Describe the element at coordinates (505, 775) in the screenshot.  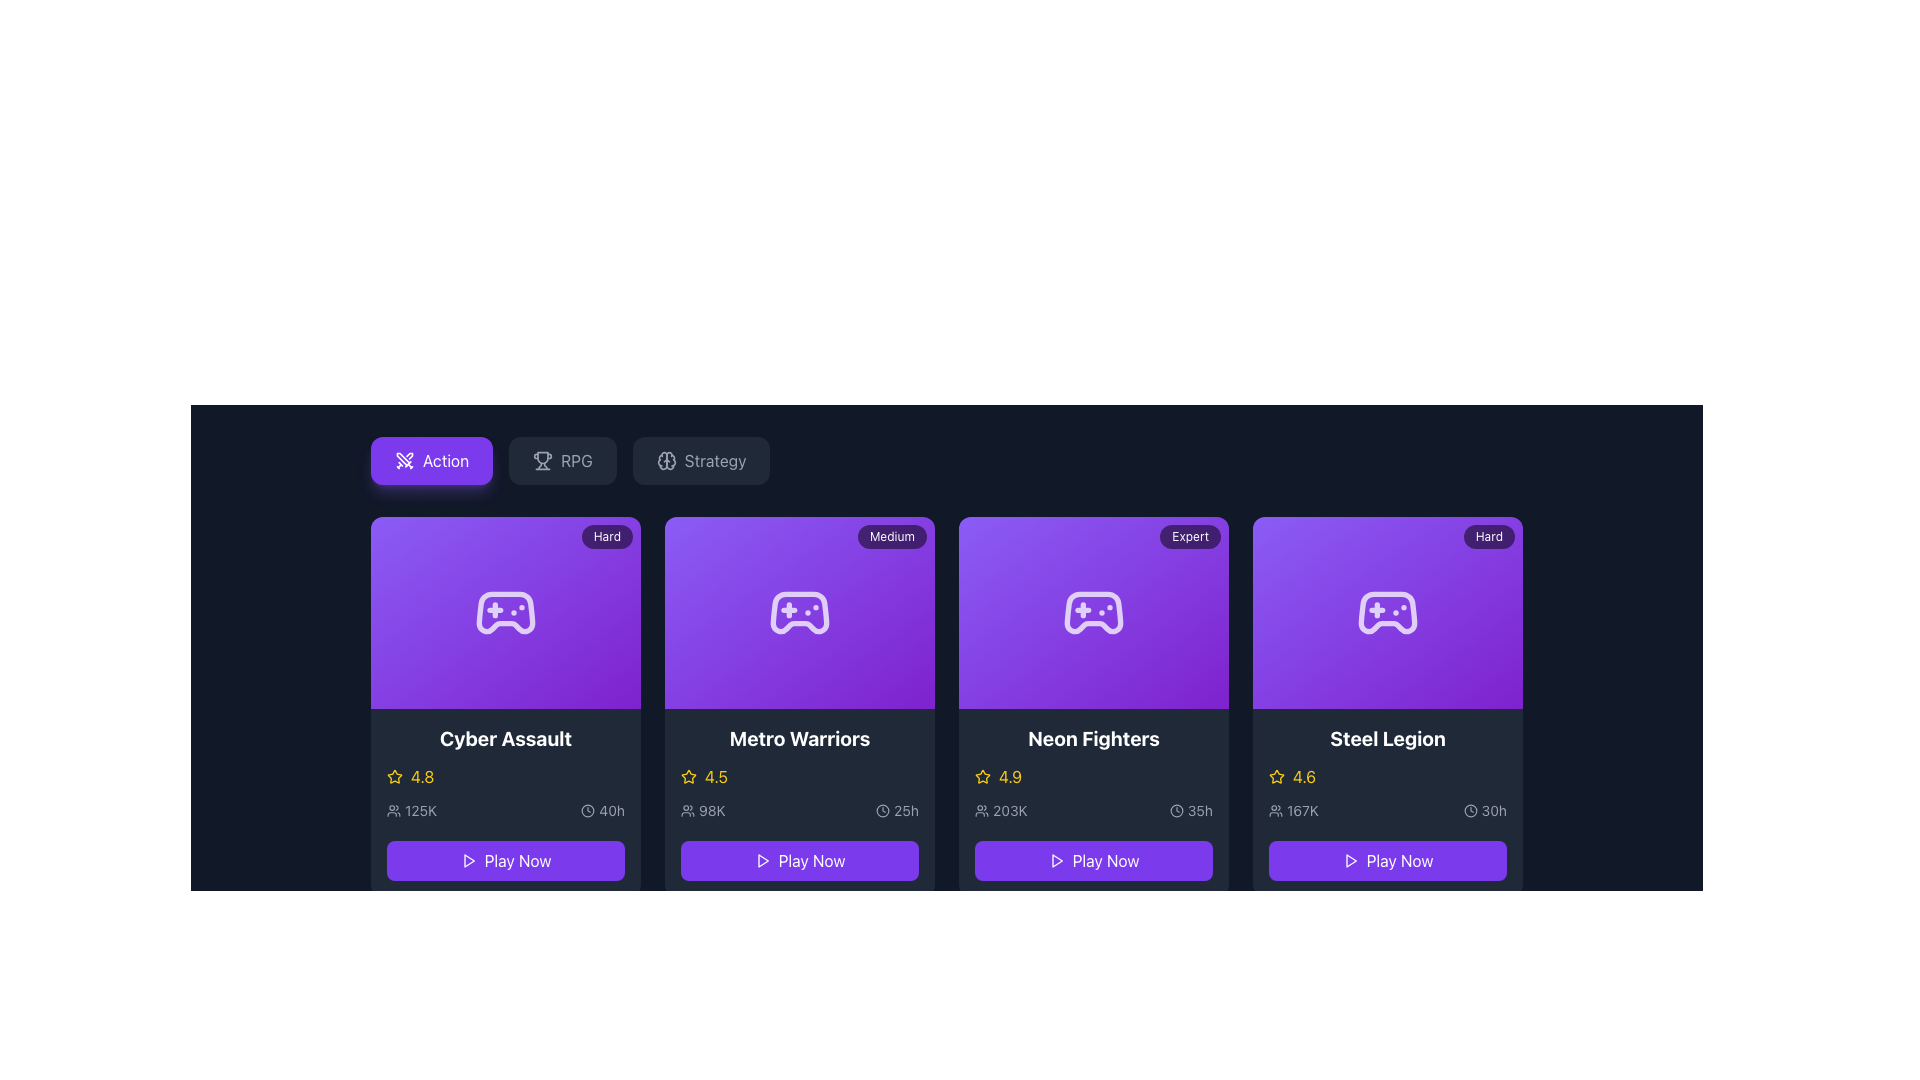
I see `the displayed rating for the game 'Cyber Assault' by clicking on the rating display located in the lower-middle section of the game card` at that location.